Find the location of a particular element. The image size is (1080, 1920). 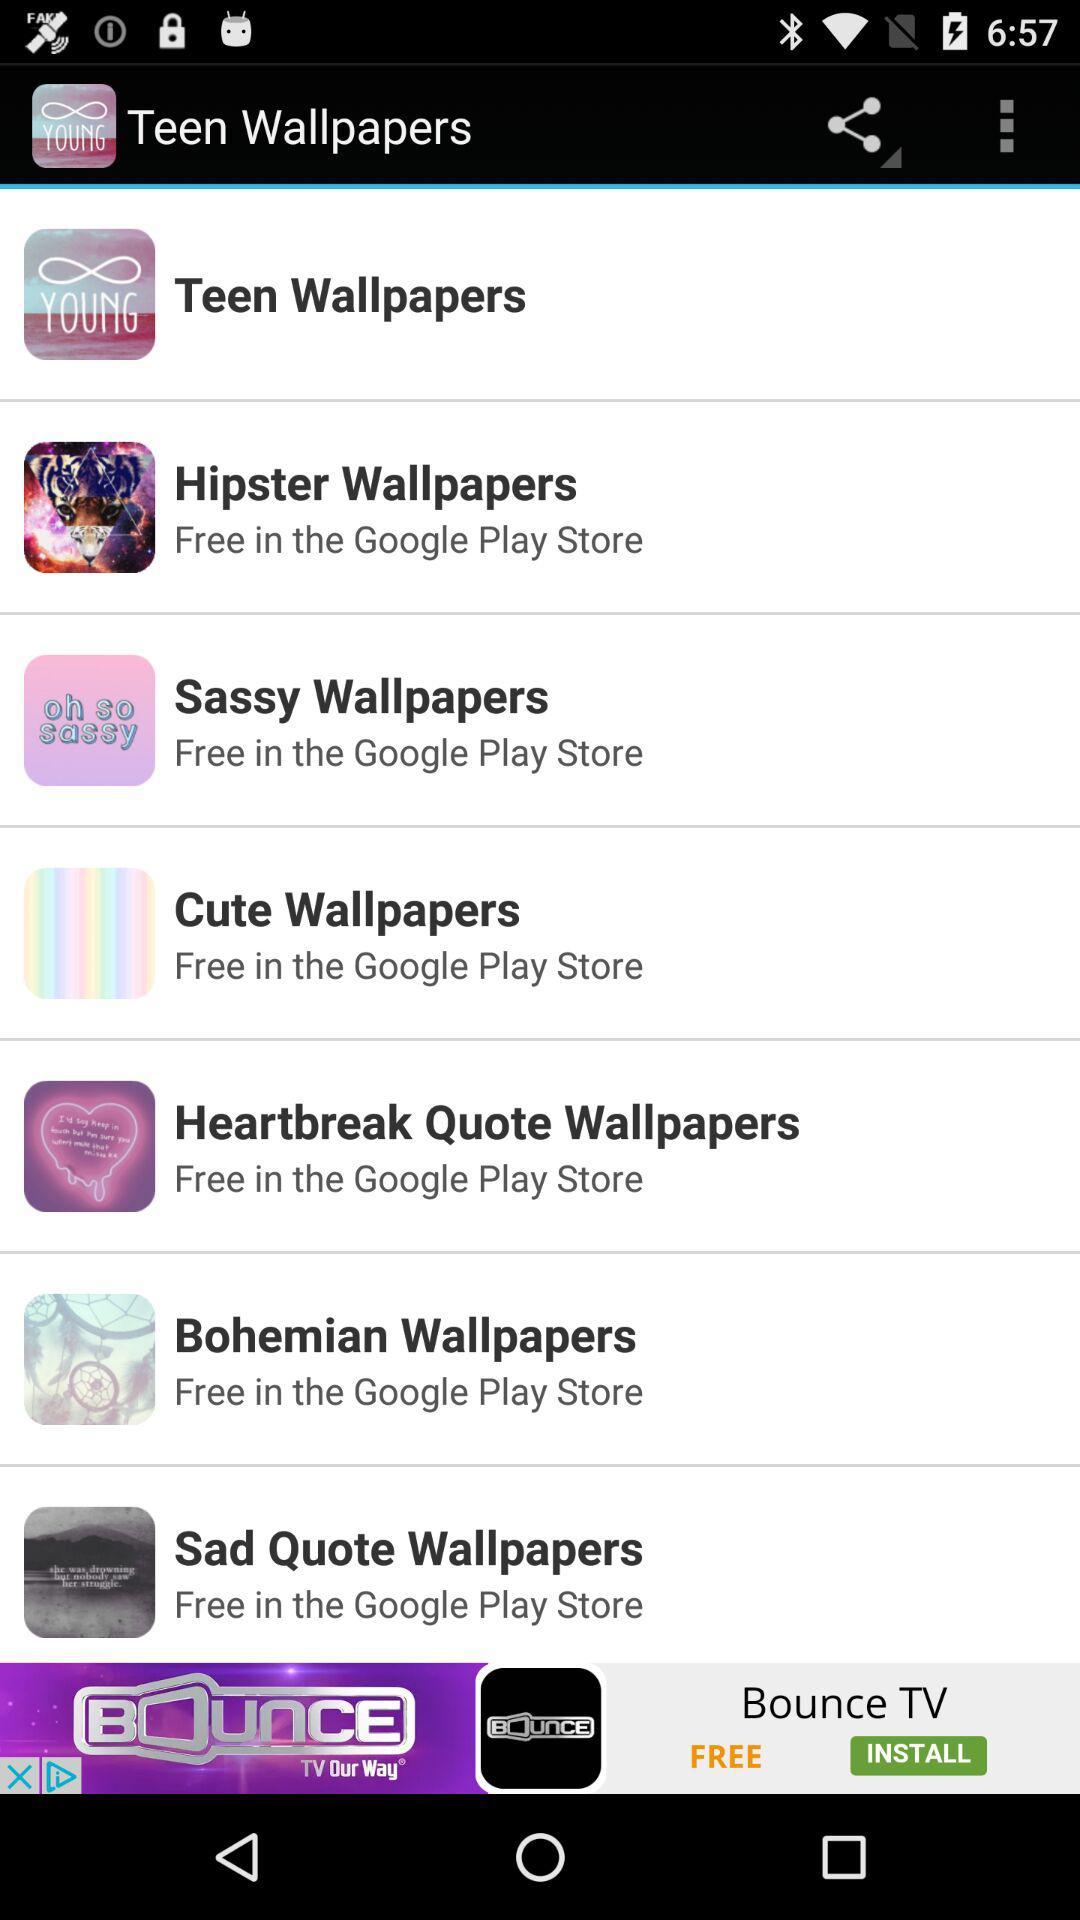

advertisement is located at coordinates (540, 1727).